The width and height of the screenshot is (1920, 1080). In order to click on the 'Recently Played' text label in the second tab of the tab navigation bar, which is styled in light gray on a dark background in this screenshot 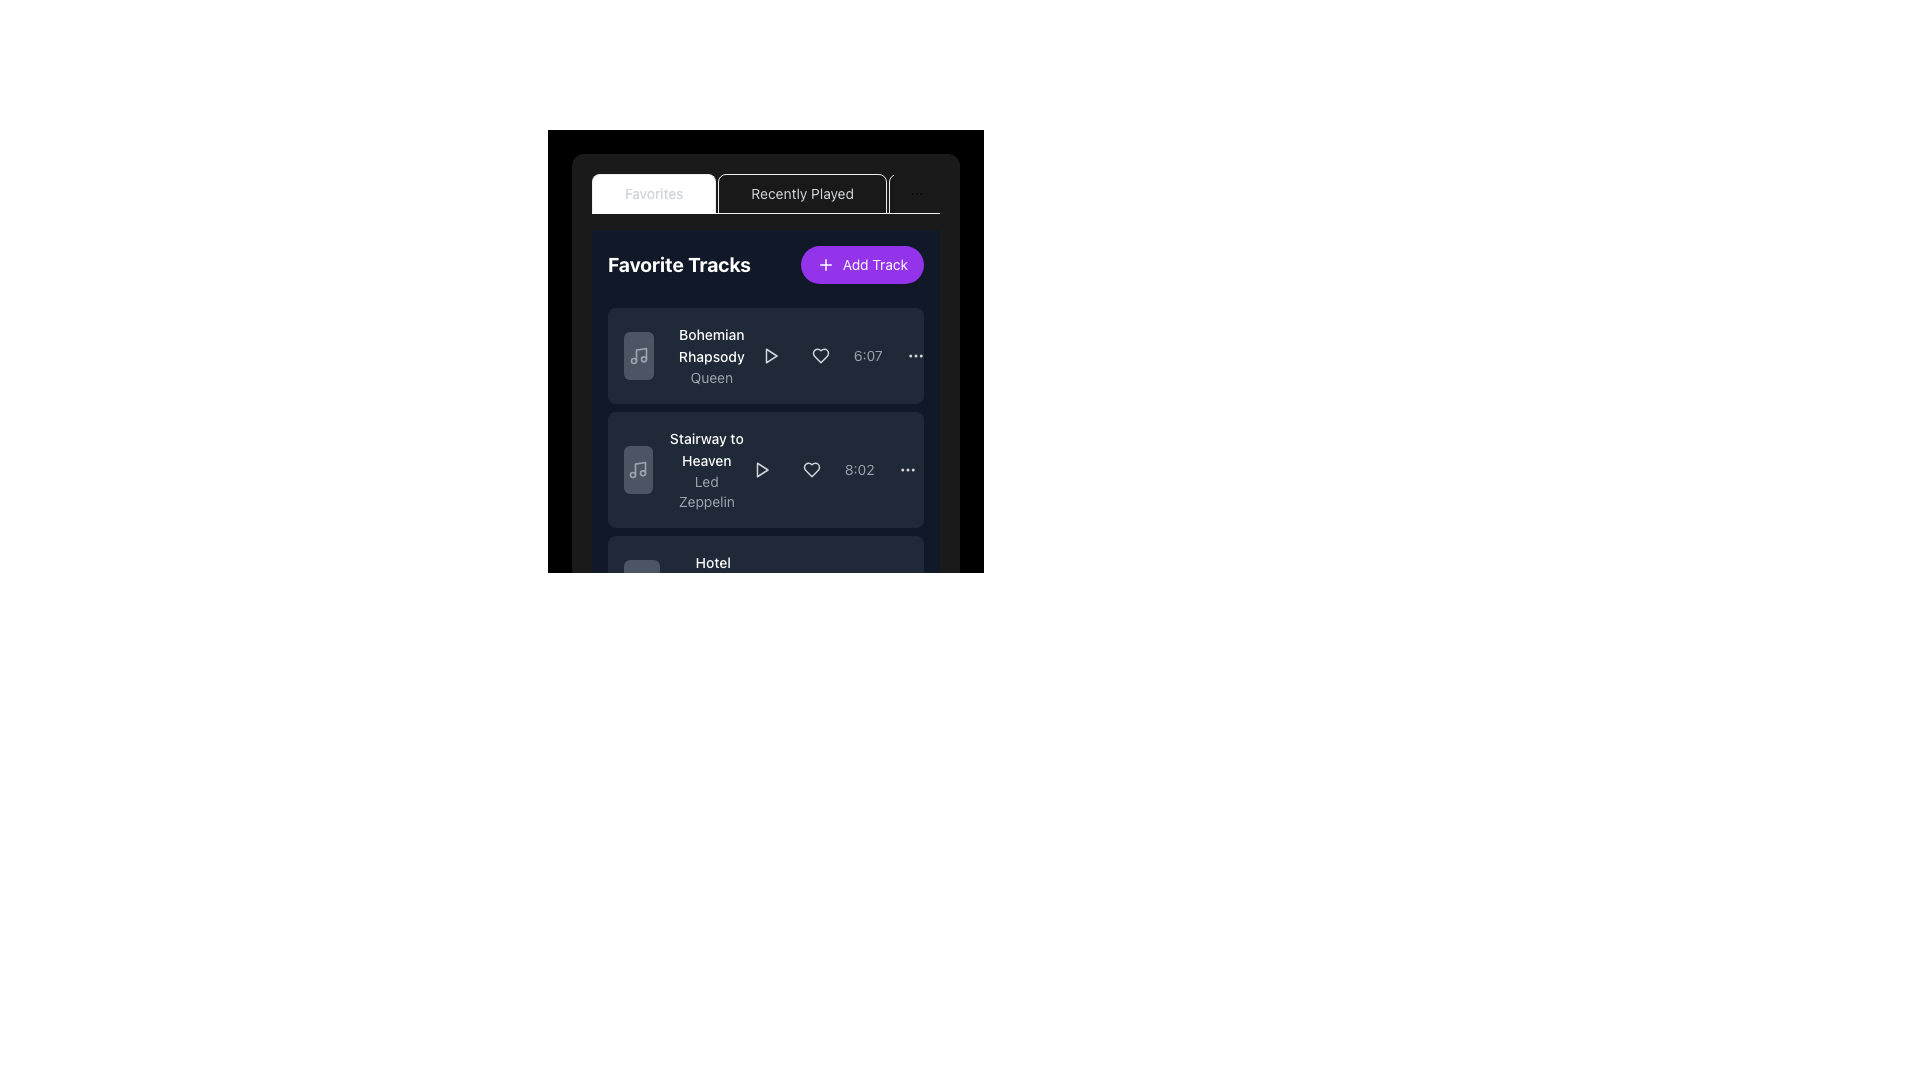, I will do `click(802, 193)`.